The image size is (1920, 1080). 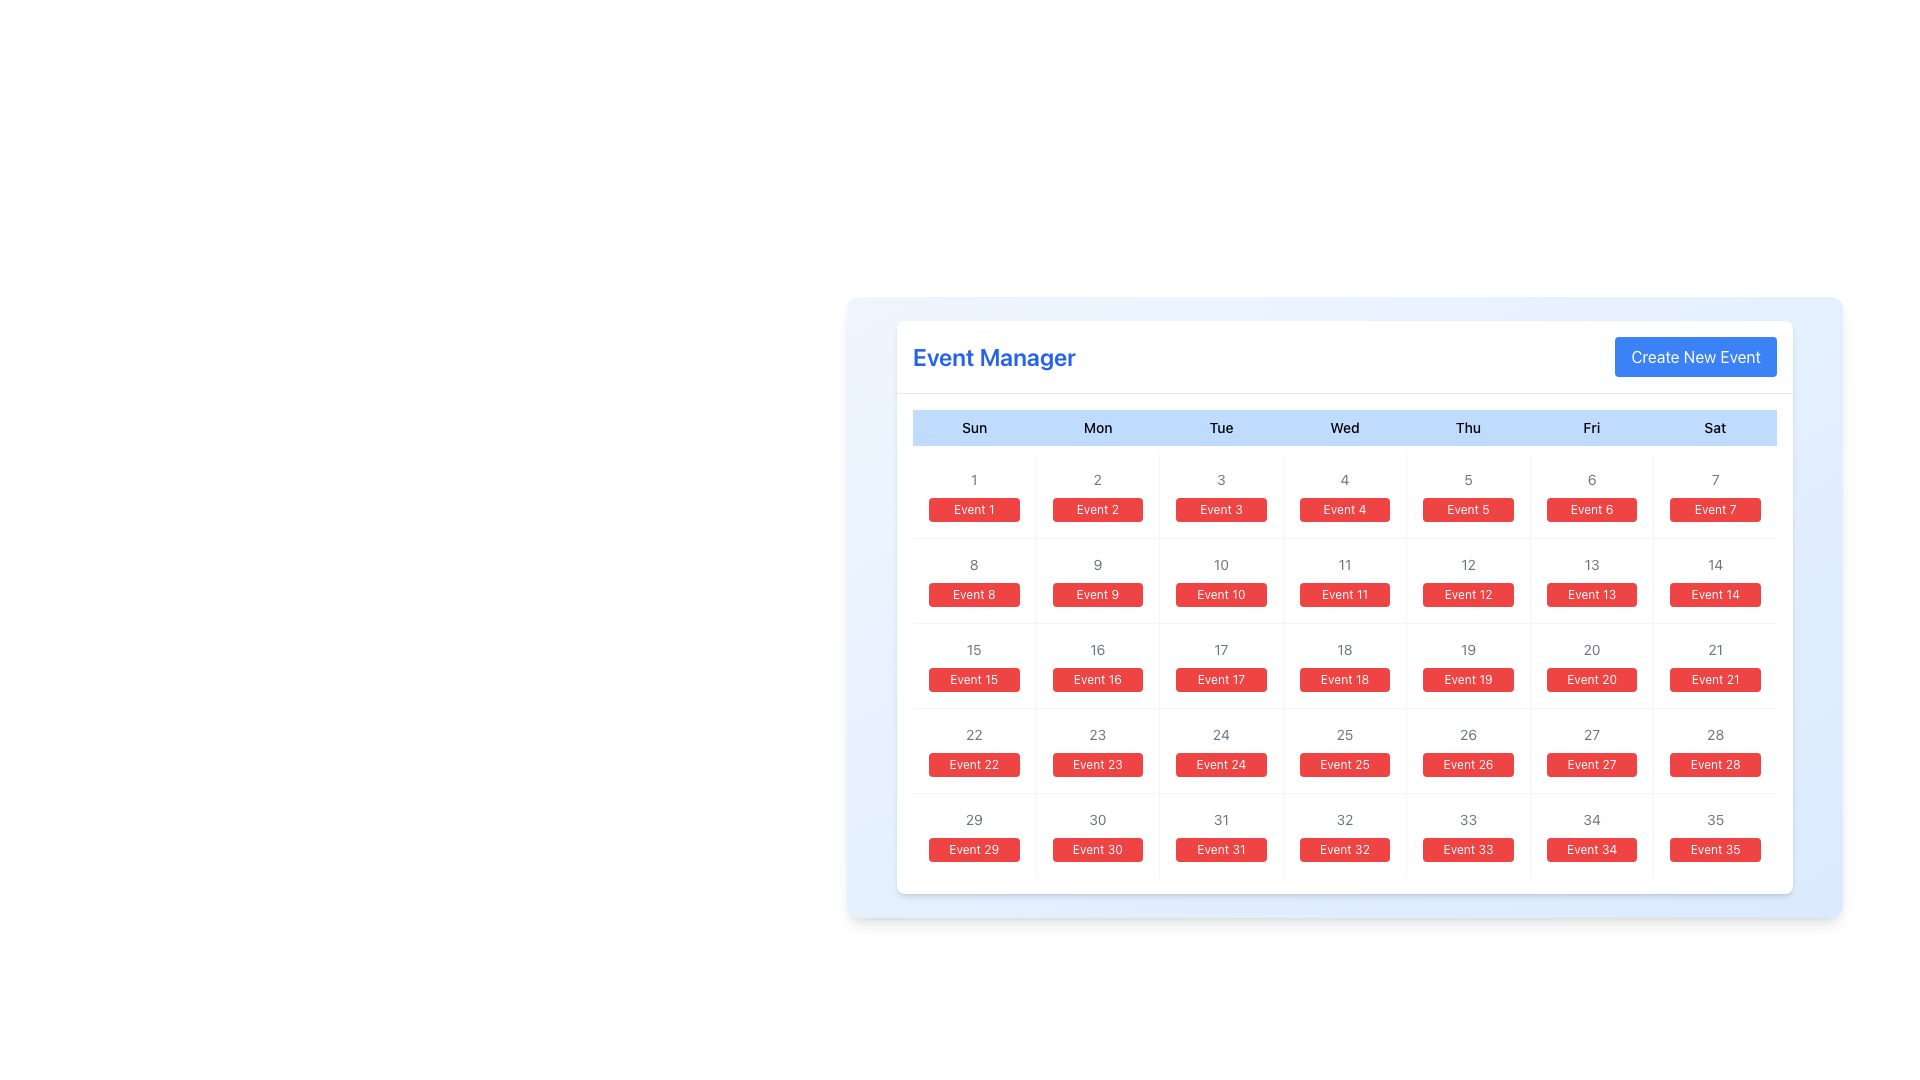 What do you see at coordinates (1714, 836) in the screenshot?
I see `the Button-like grid cell representing 'Event 35' in the last column of the bottommost row` at bounding box center [1714, 836].